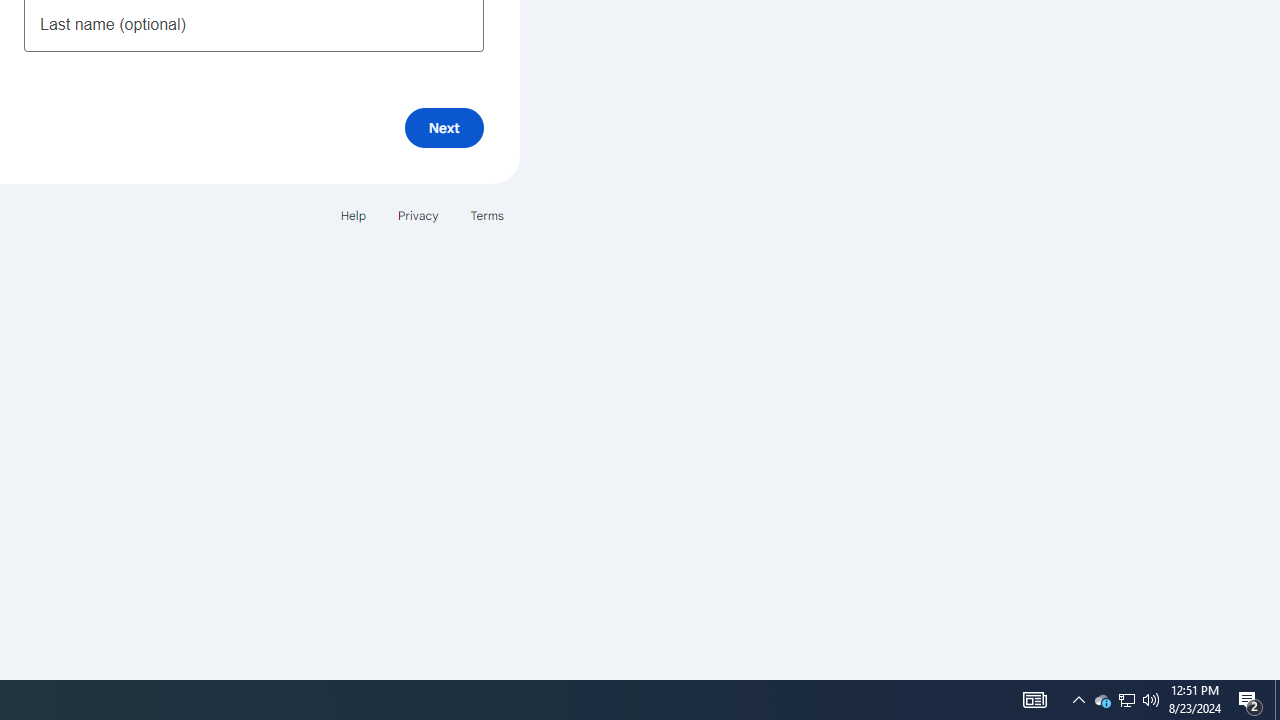 This screenshot has width=1280, height=720. Describe the element at coordinates (416, 215) in the screenshot. I see `'Privacy'` at that location.